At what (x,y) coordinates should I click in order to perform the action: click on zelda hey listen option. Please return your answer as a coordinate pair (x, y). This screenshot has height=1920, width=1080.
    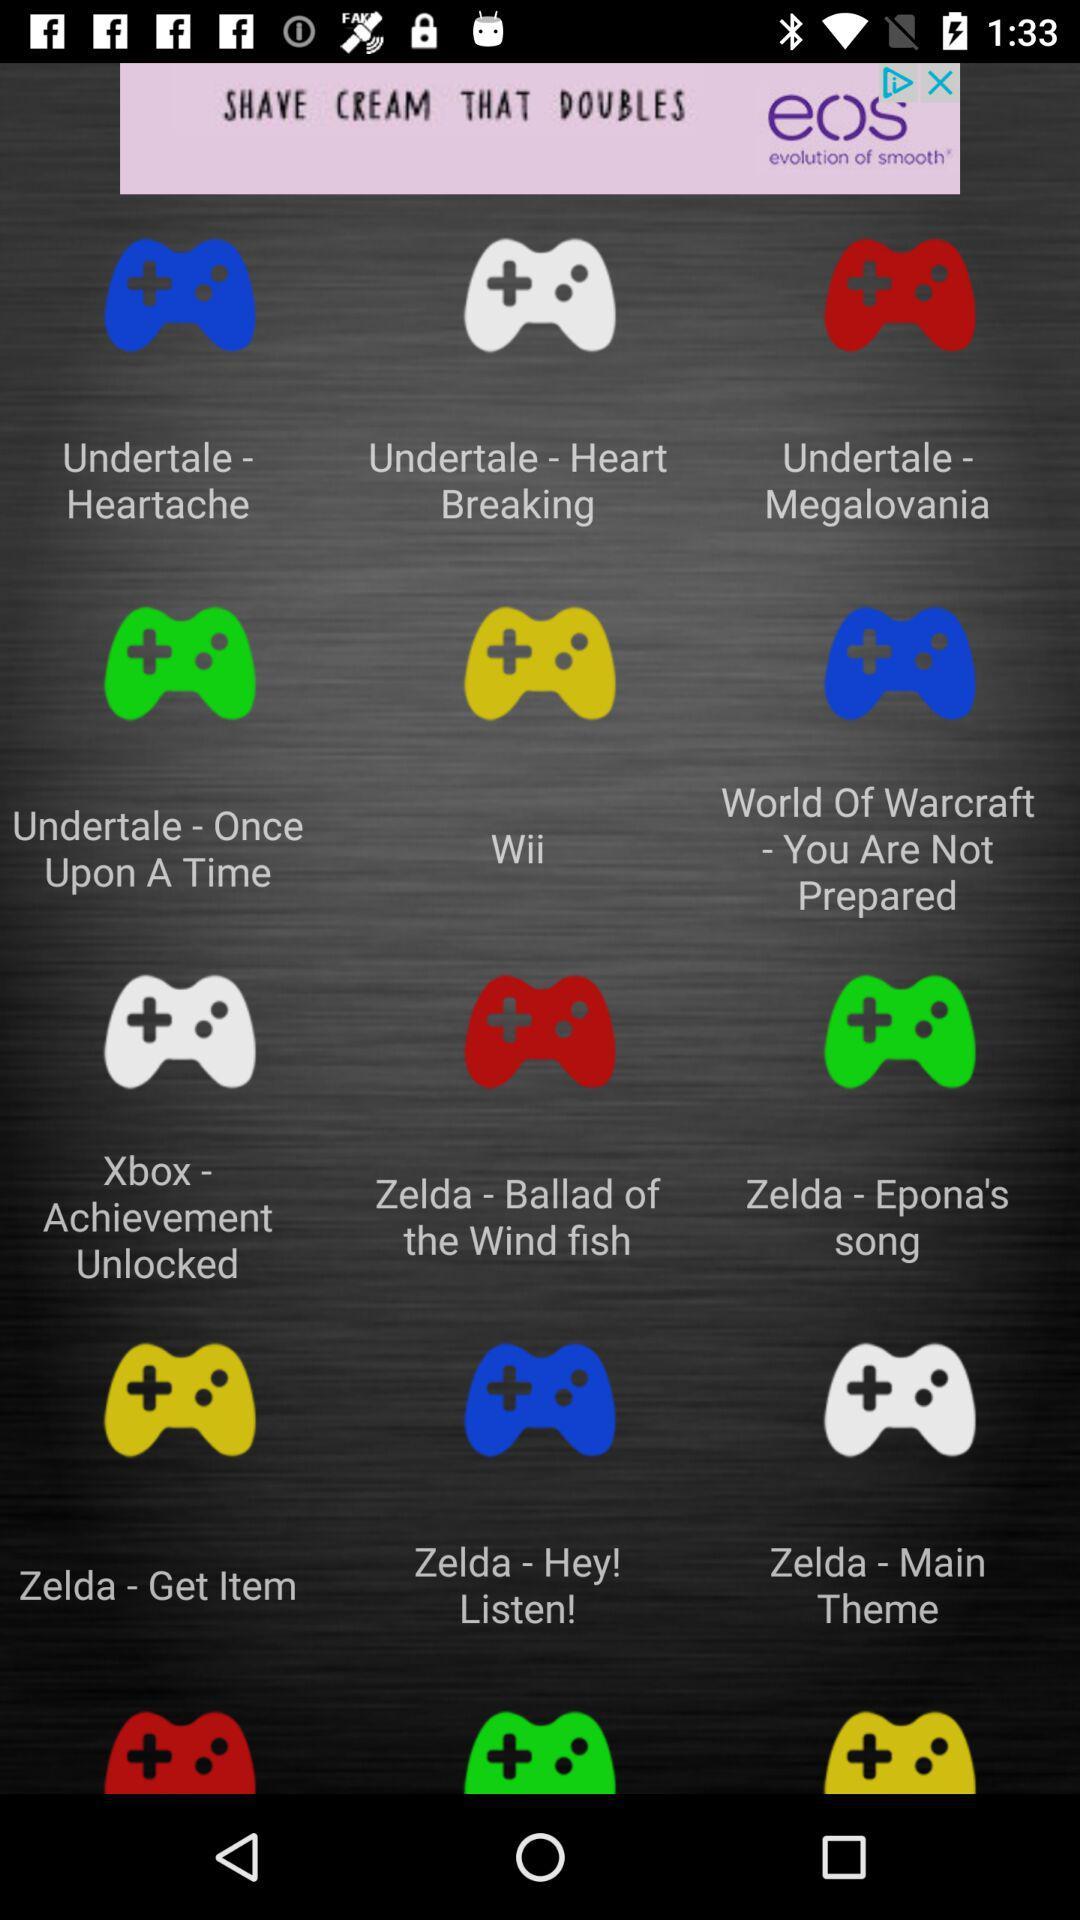
    Looking at the image, I should click on (540, 1399).